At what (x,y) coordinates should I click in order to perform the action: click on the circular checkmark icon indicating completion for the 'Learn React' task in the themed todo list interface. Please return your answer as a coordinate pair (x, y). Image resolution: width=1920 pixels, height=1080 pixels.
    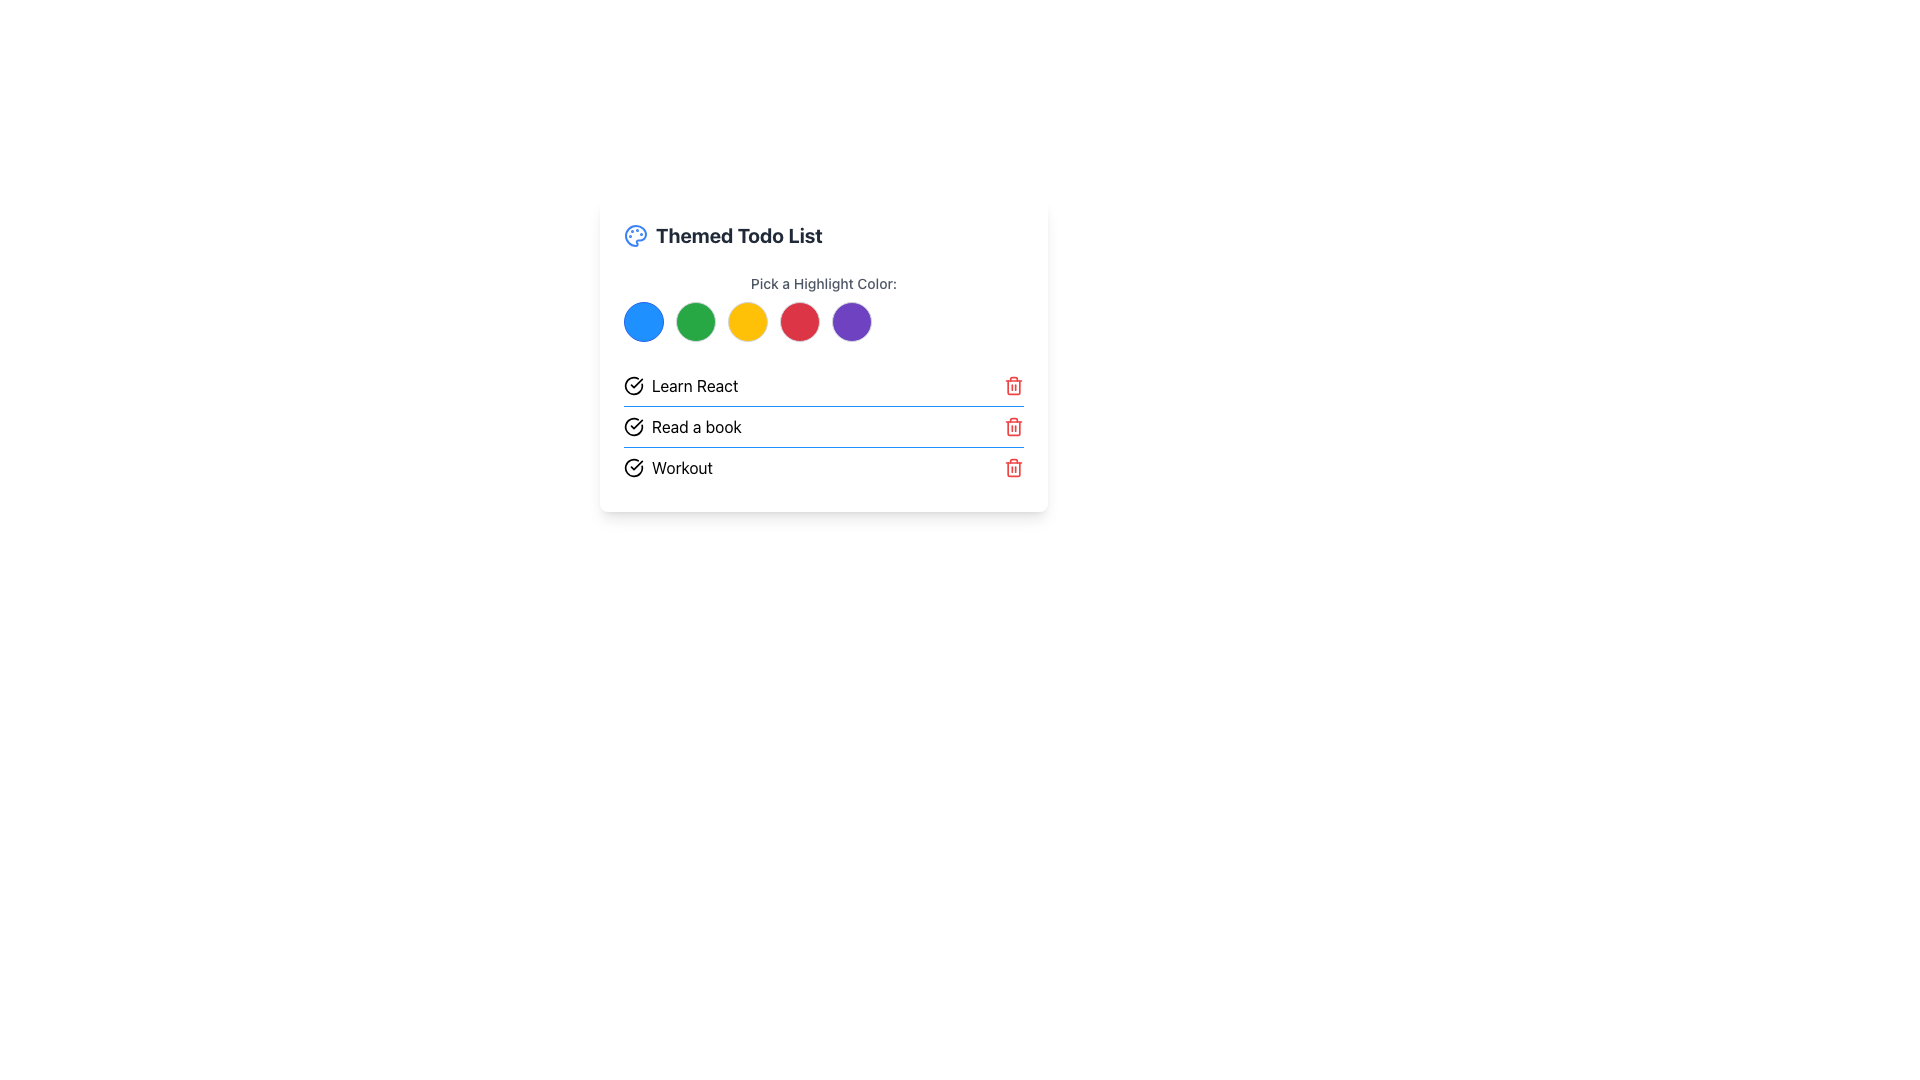
    Looking at the image, I should click on (632, 385).